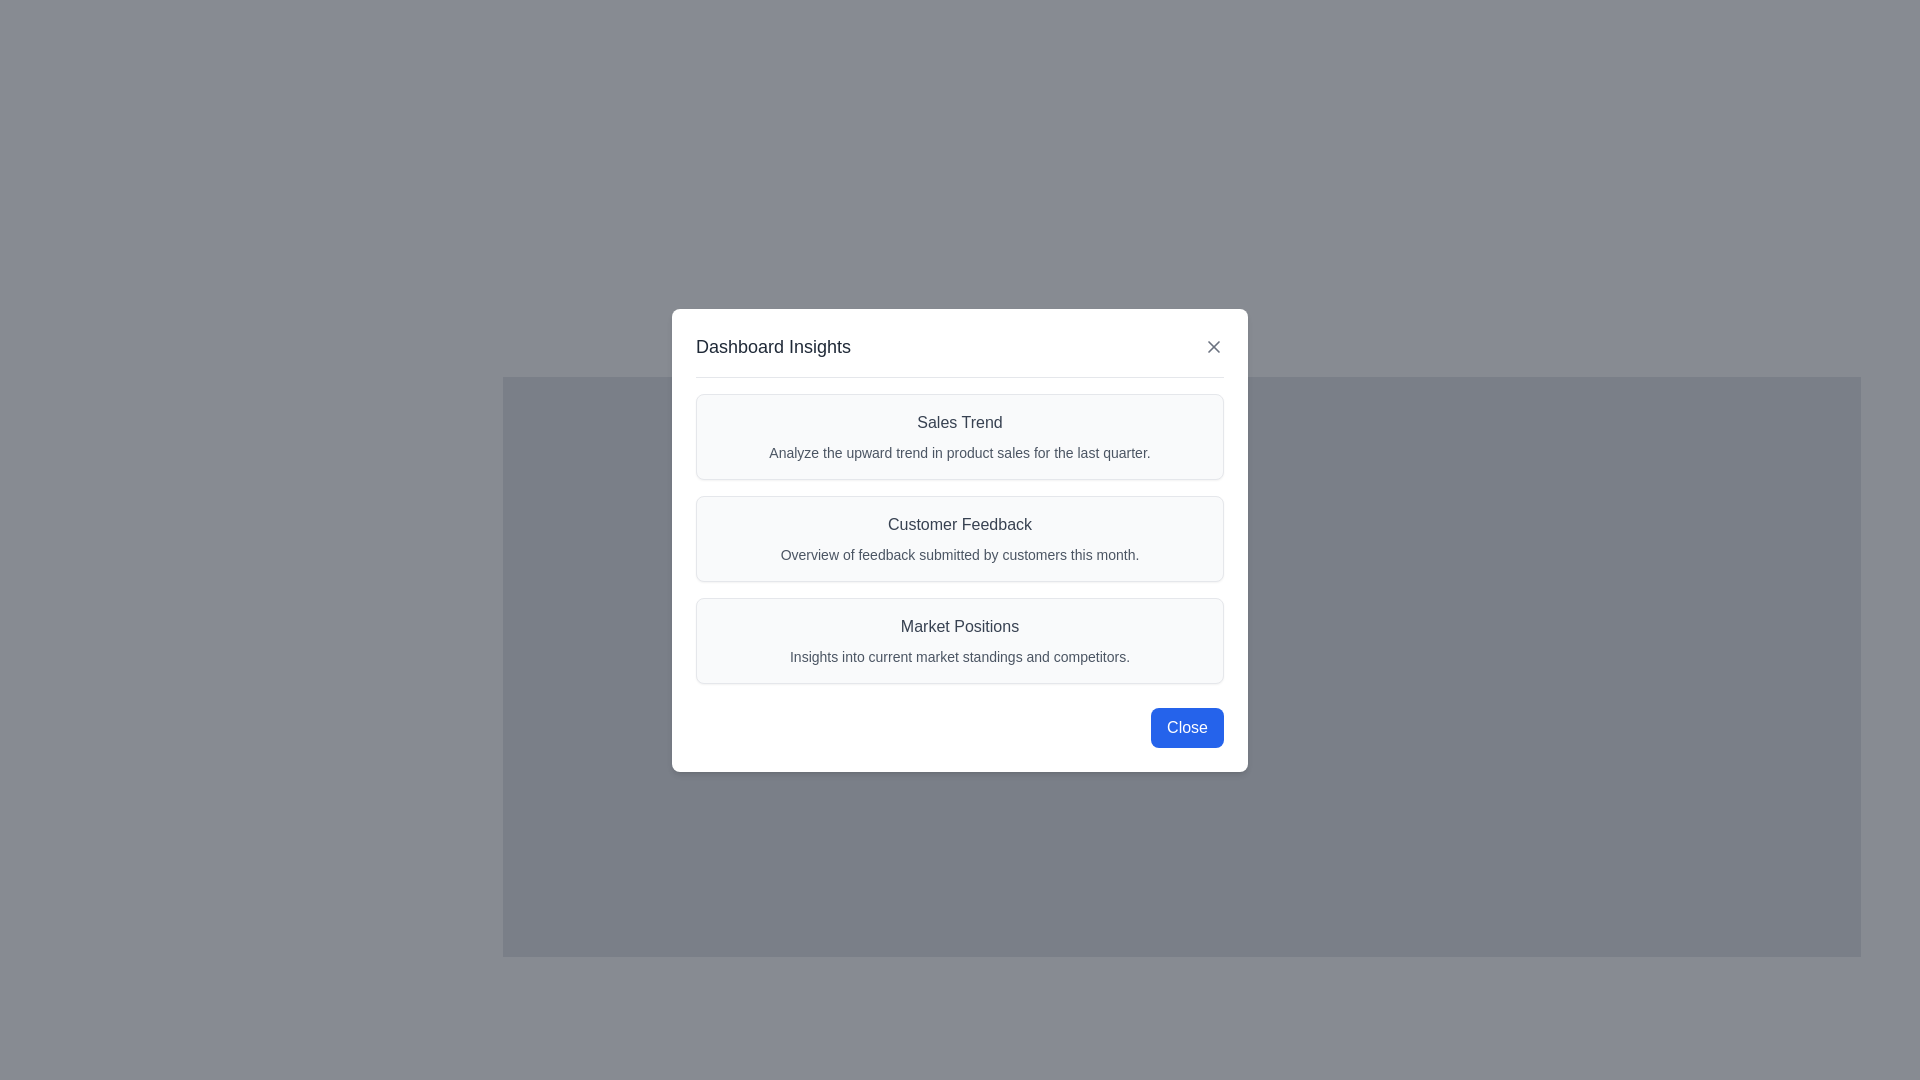  Describe the element at coordinates (960, 540) in the screenshot. I see `the 'Customer Feedback' Information Card, which is the second card in a vertical list of three cards within a modal dialog` at that location.